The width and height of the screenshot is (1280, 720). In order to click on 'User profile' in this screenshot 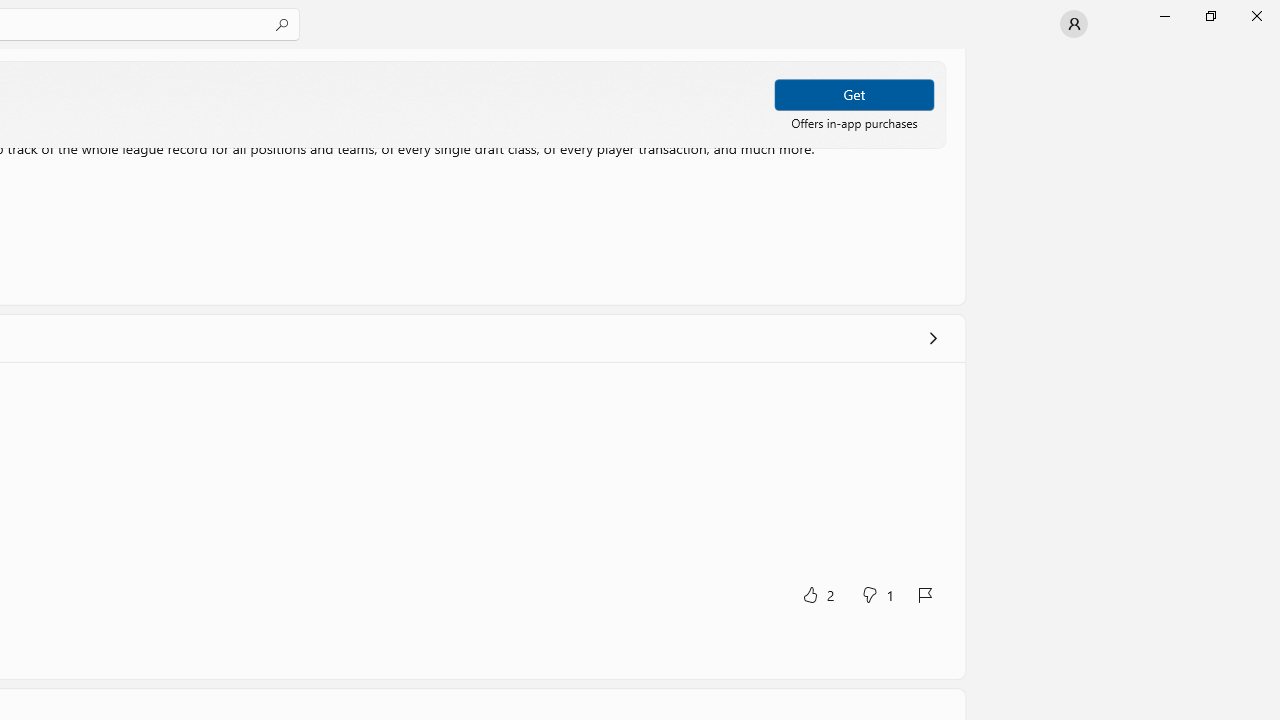, I will do `click(1072, 24)`.